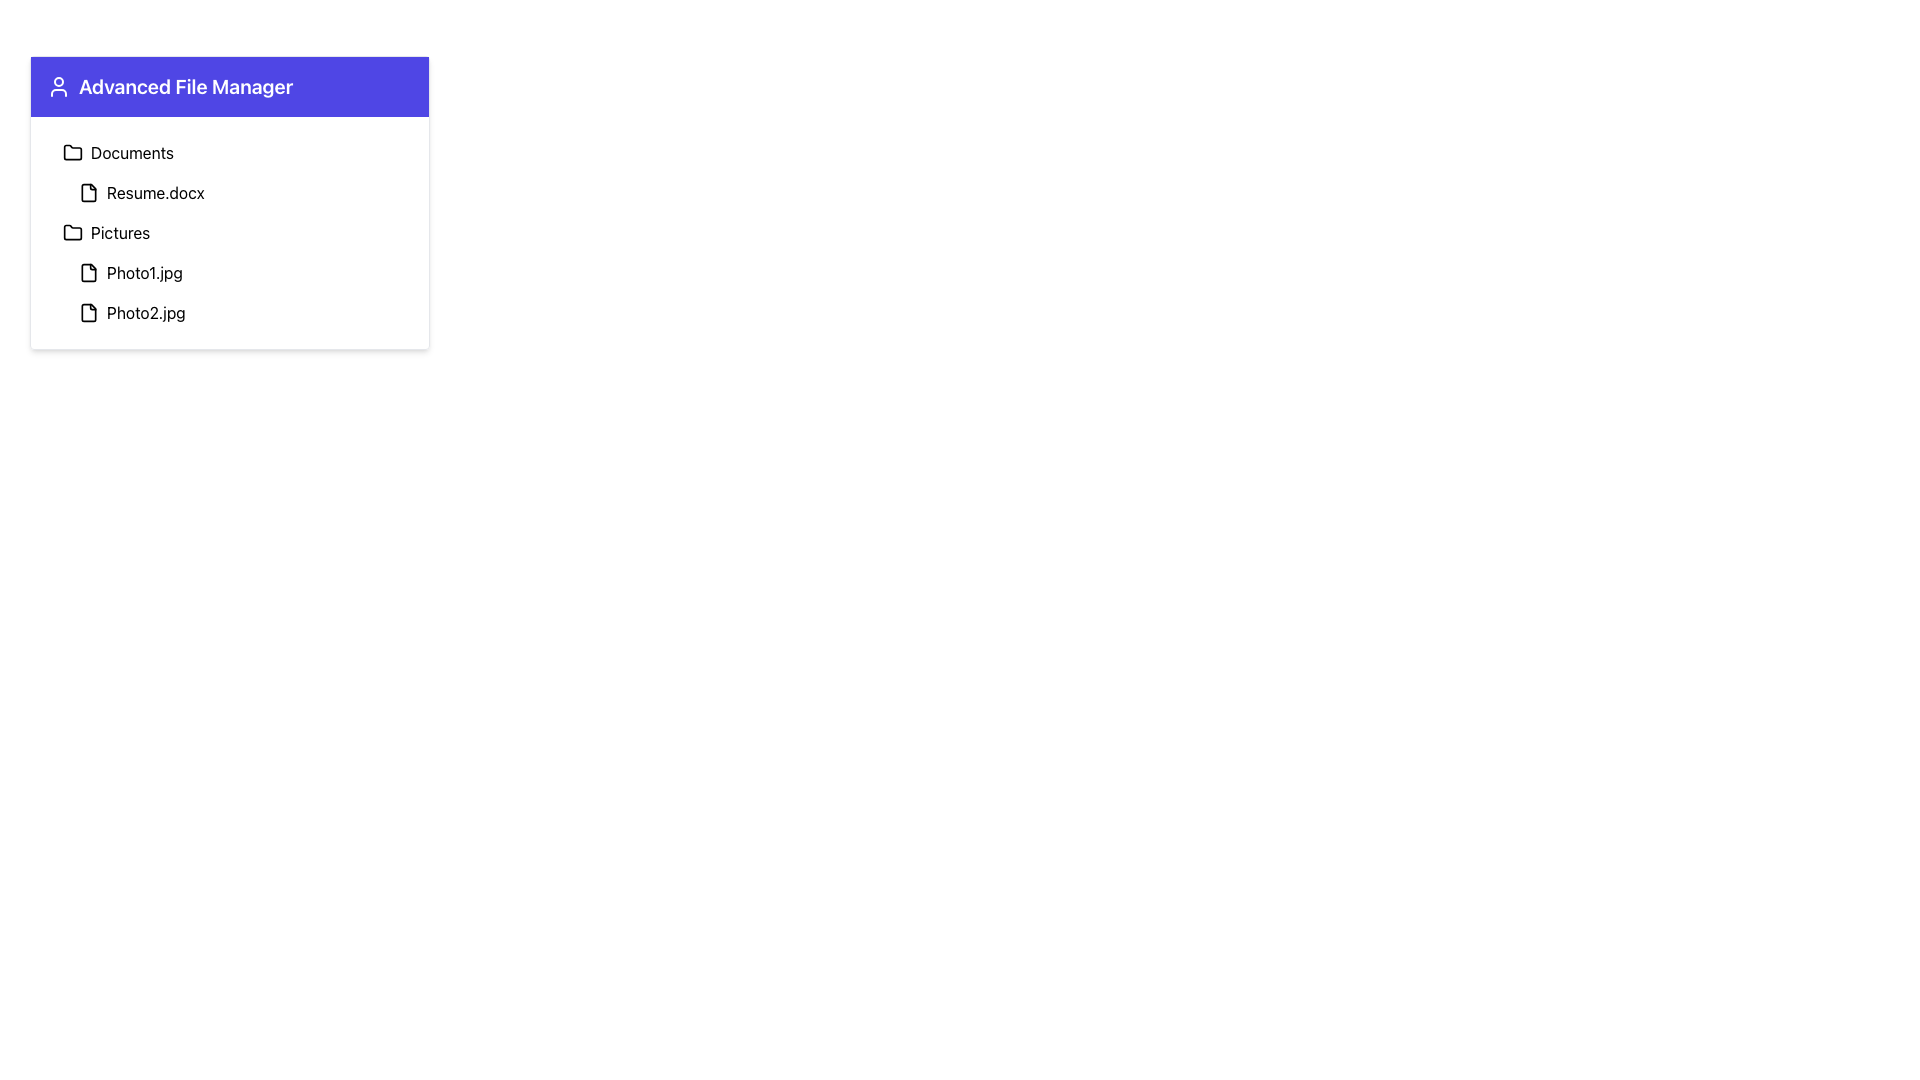 This screenshot has width=1920, height=1080. I want to click on the text label for the file named 'Photo1.jpg', so click(143, 273).